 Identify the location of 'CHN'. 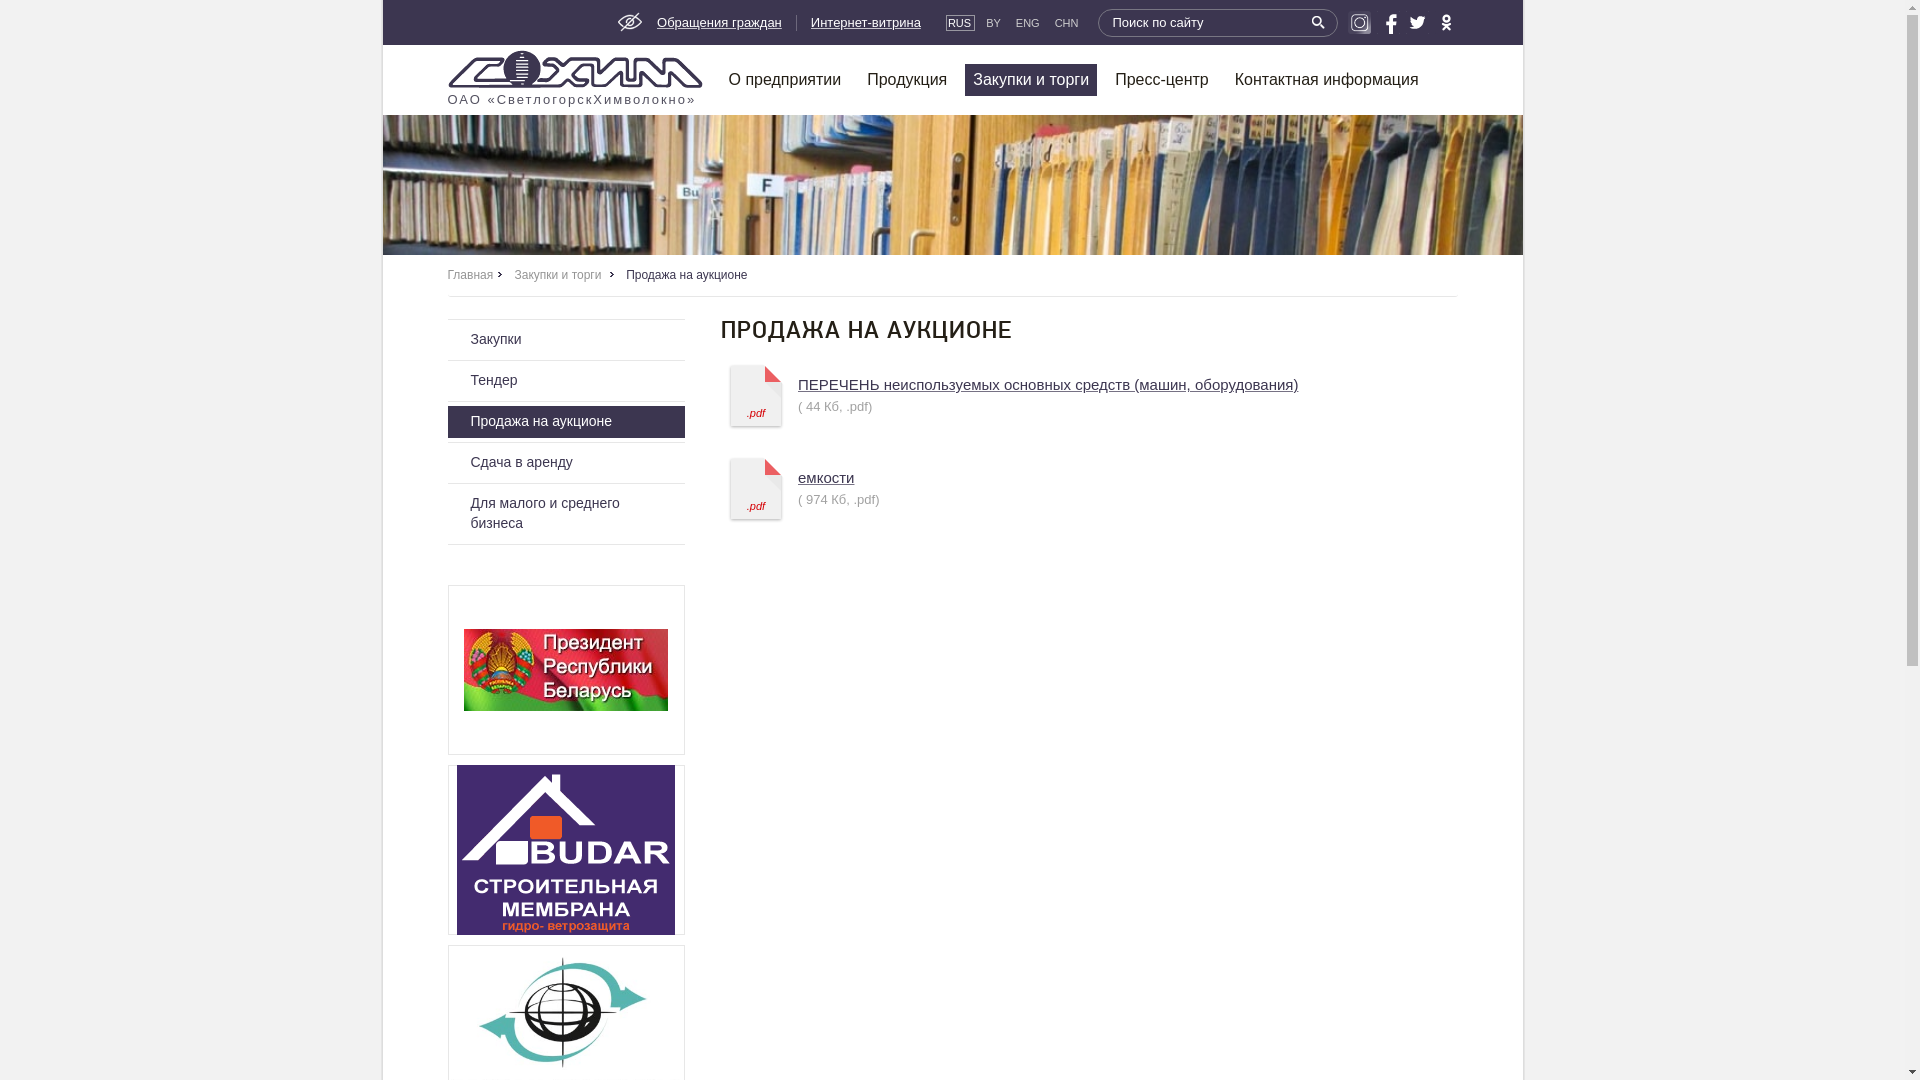
(1067, 22).